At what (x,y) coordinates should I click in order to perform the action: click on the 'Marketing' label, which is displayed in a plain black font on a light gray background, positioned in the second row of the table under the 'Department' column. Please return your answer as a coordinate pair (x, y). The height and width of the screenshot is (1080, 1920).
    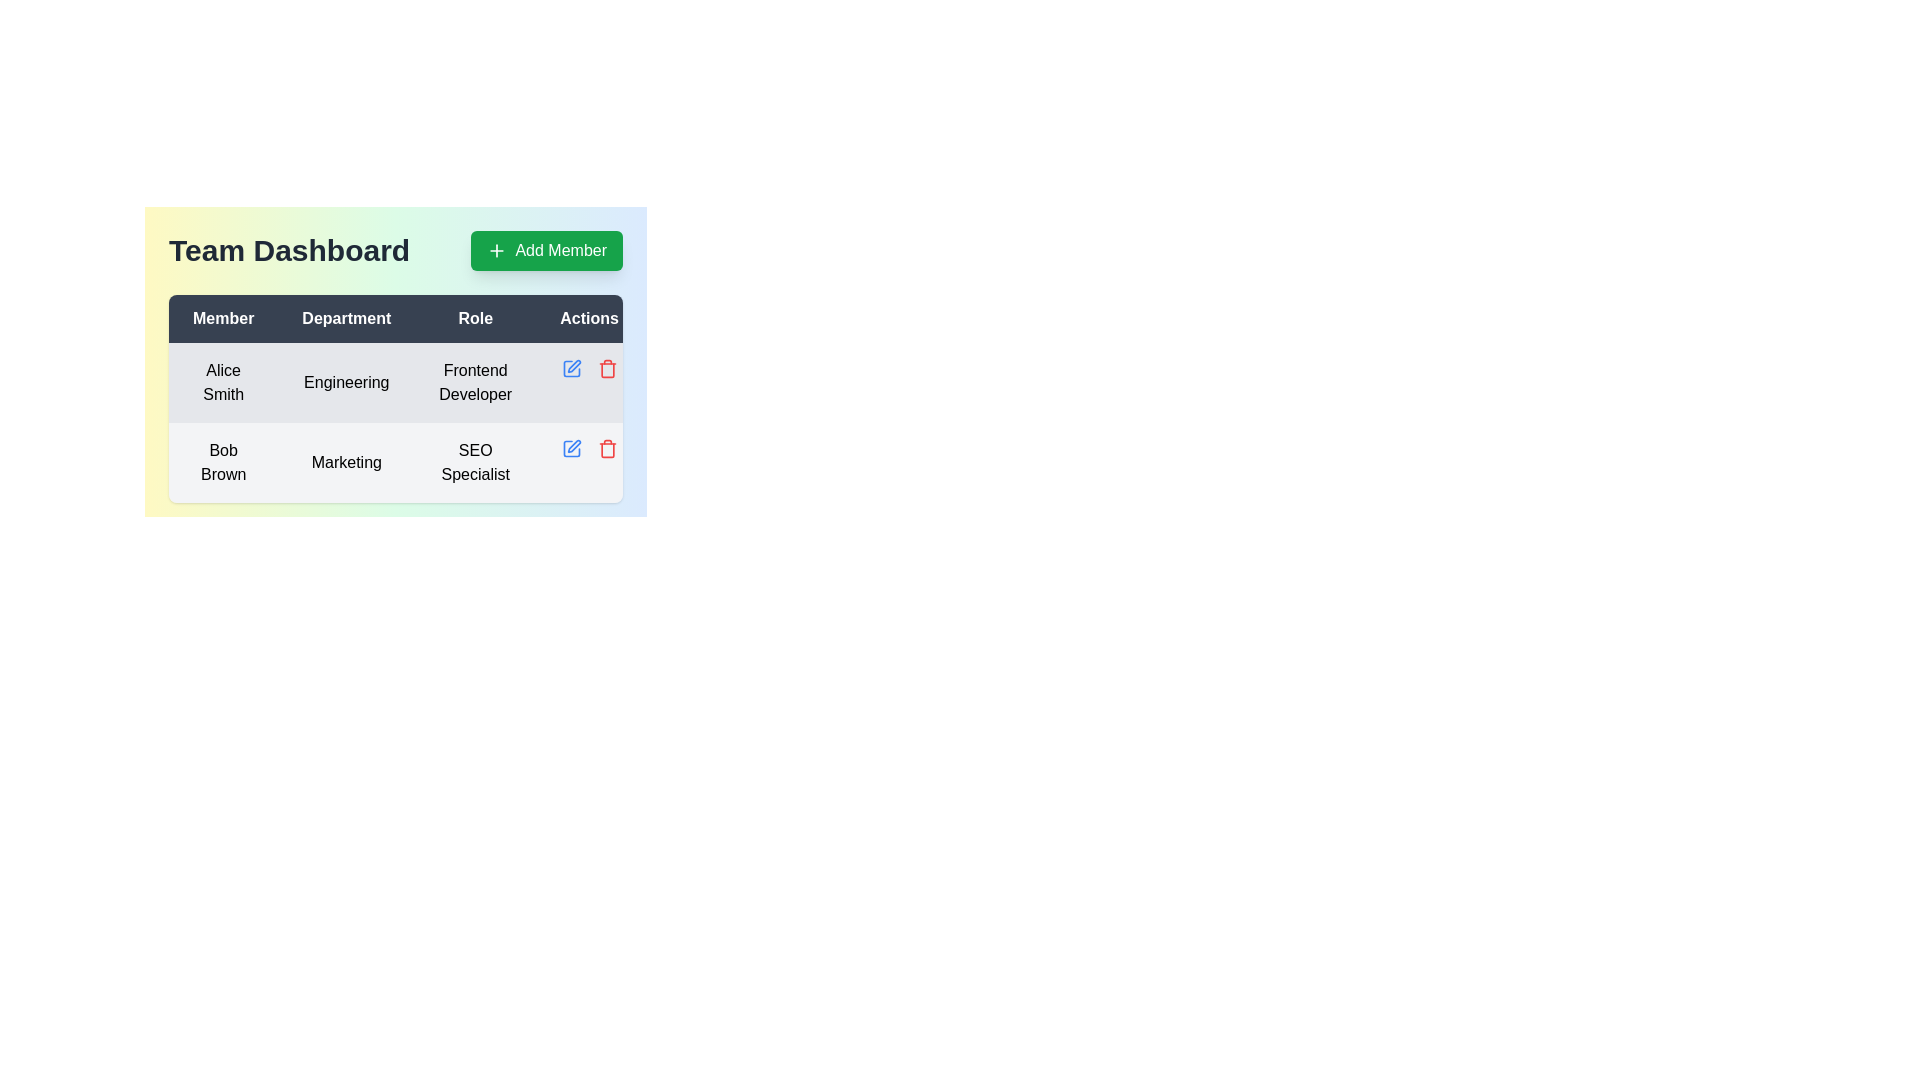
    Looking at the image, I should click on (346, 462).